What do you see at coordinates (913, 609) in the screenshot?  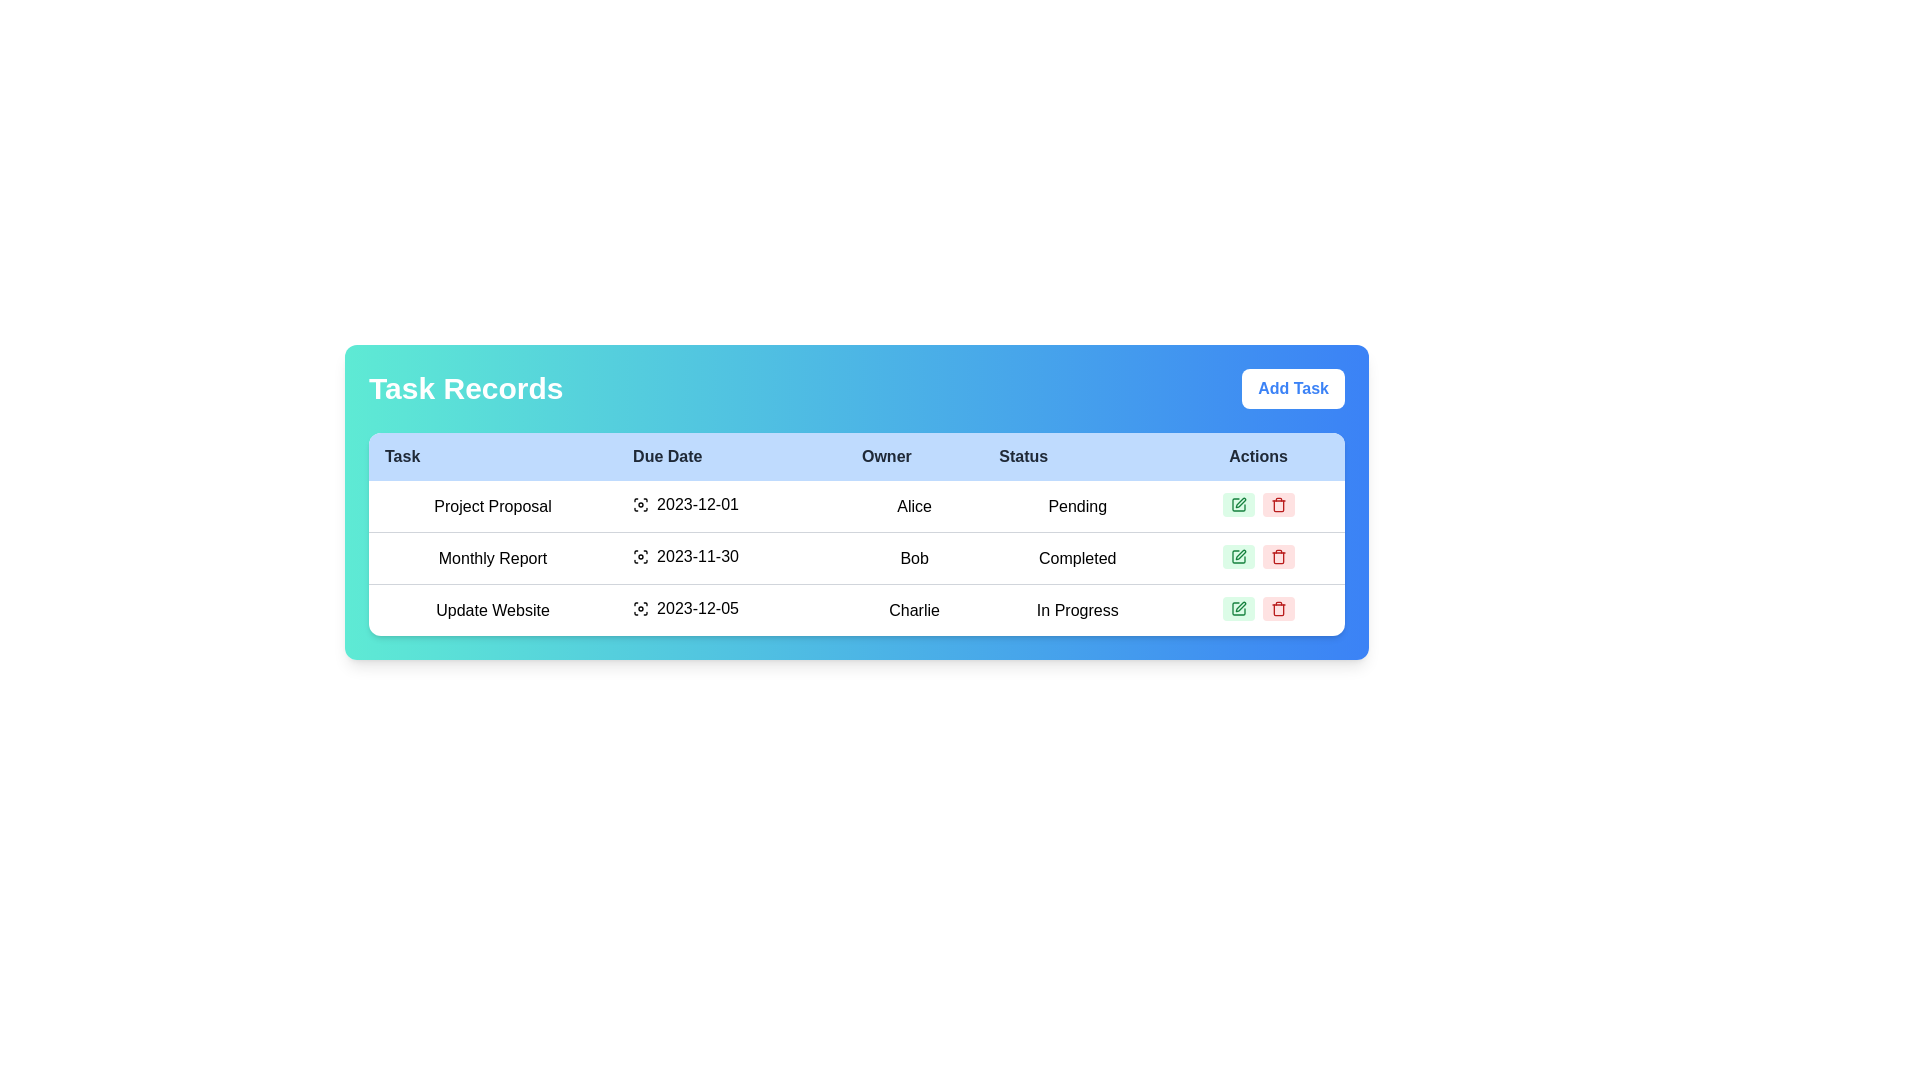 I see `the text label displaying 'Charlie' in the third row of the 'Owner' column of the task table for the task 'Update Website'` at bounding box center [913, 609].